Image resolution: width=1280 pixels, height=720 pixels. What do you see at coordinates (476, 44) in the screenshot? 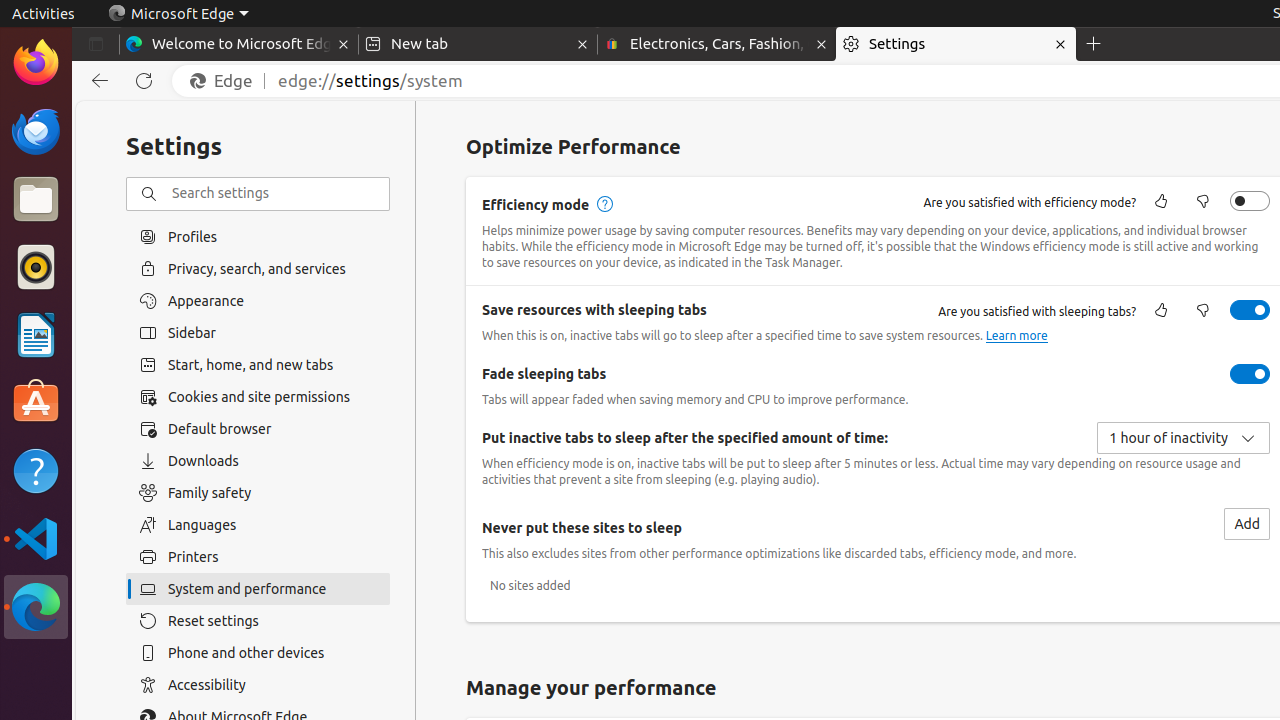
I see `'New tab'` at bounding box center [476, 44].